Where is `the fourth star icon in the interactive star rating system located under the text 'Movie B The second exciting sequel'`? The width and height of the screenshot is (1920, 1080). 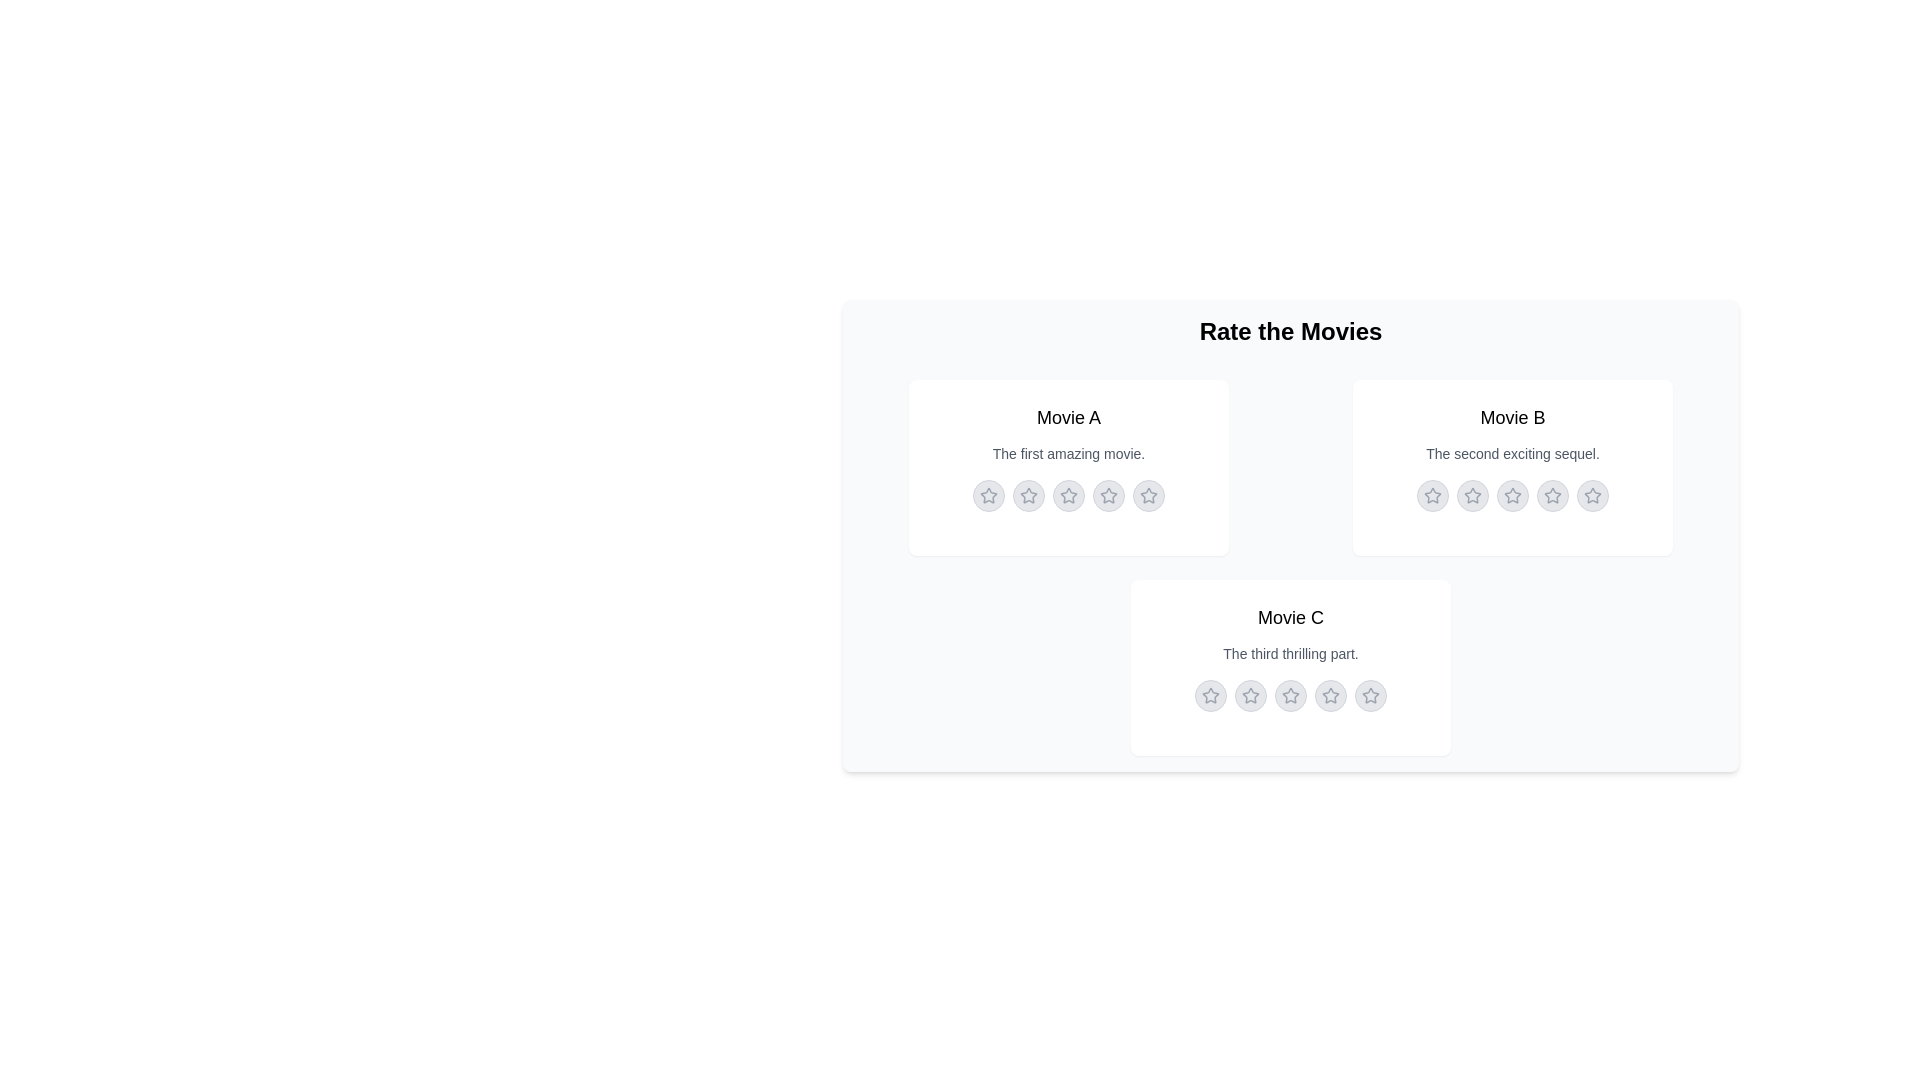 the fourth star icon in the interactive star rating system located under the text 'Movie B The second exciting sequel' is located at coordinates (1552, 495).